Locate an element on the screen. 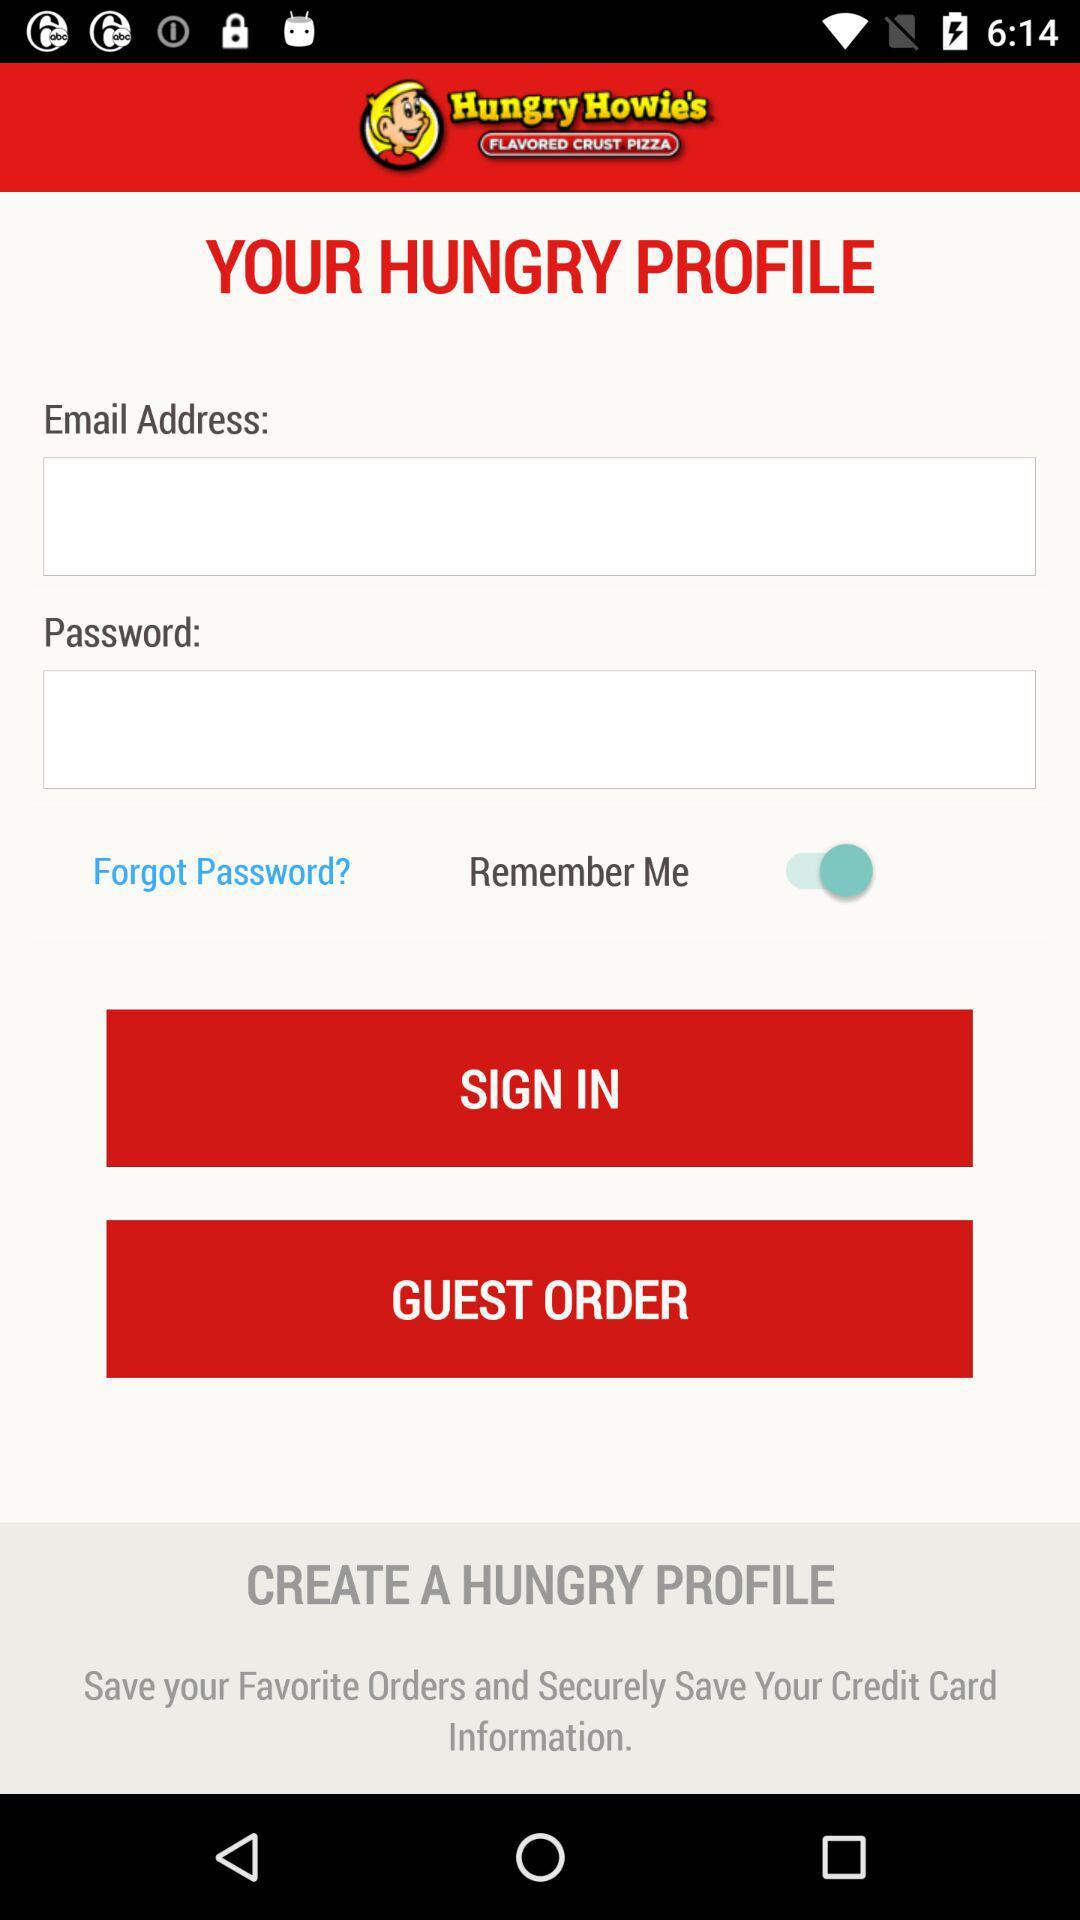 The height and width of the screenshot is (1920, 1080). type password is located at coordinates (538, 728).